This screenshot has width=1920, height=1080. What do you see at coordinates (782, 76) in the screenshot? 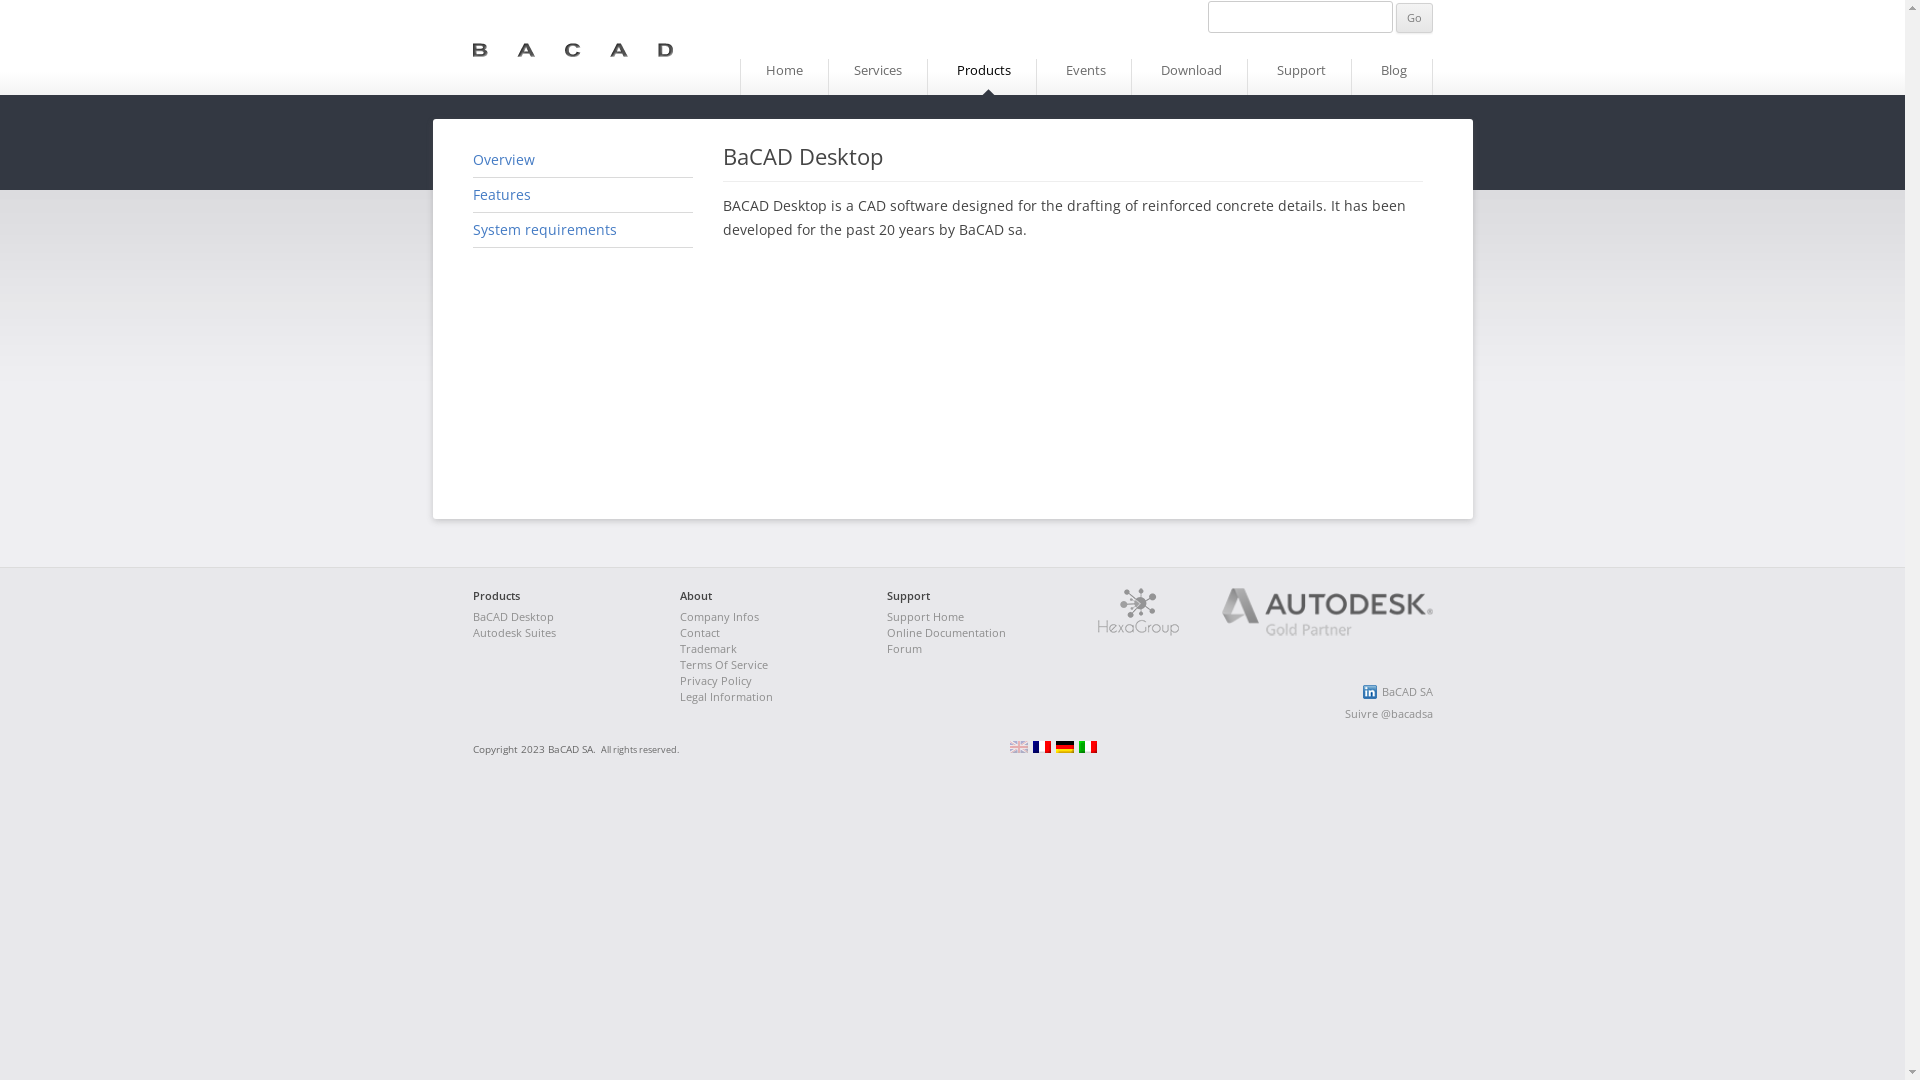
I see `'Home'` at bounding box center [782, 76].